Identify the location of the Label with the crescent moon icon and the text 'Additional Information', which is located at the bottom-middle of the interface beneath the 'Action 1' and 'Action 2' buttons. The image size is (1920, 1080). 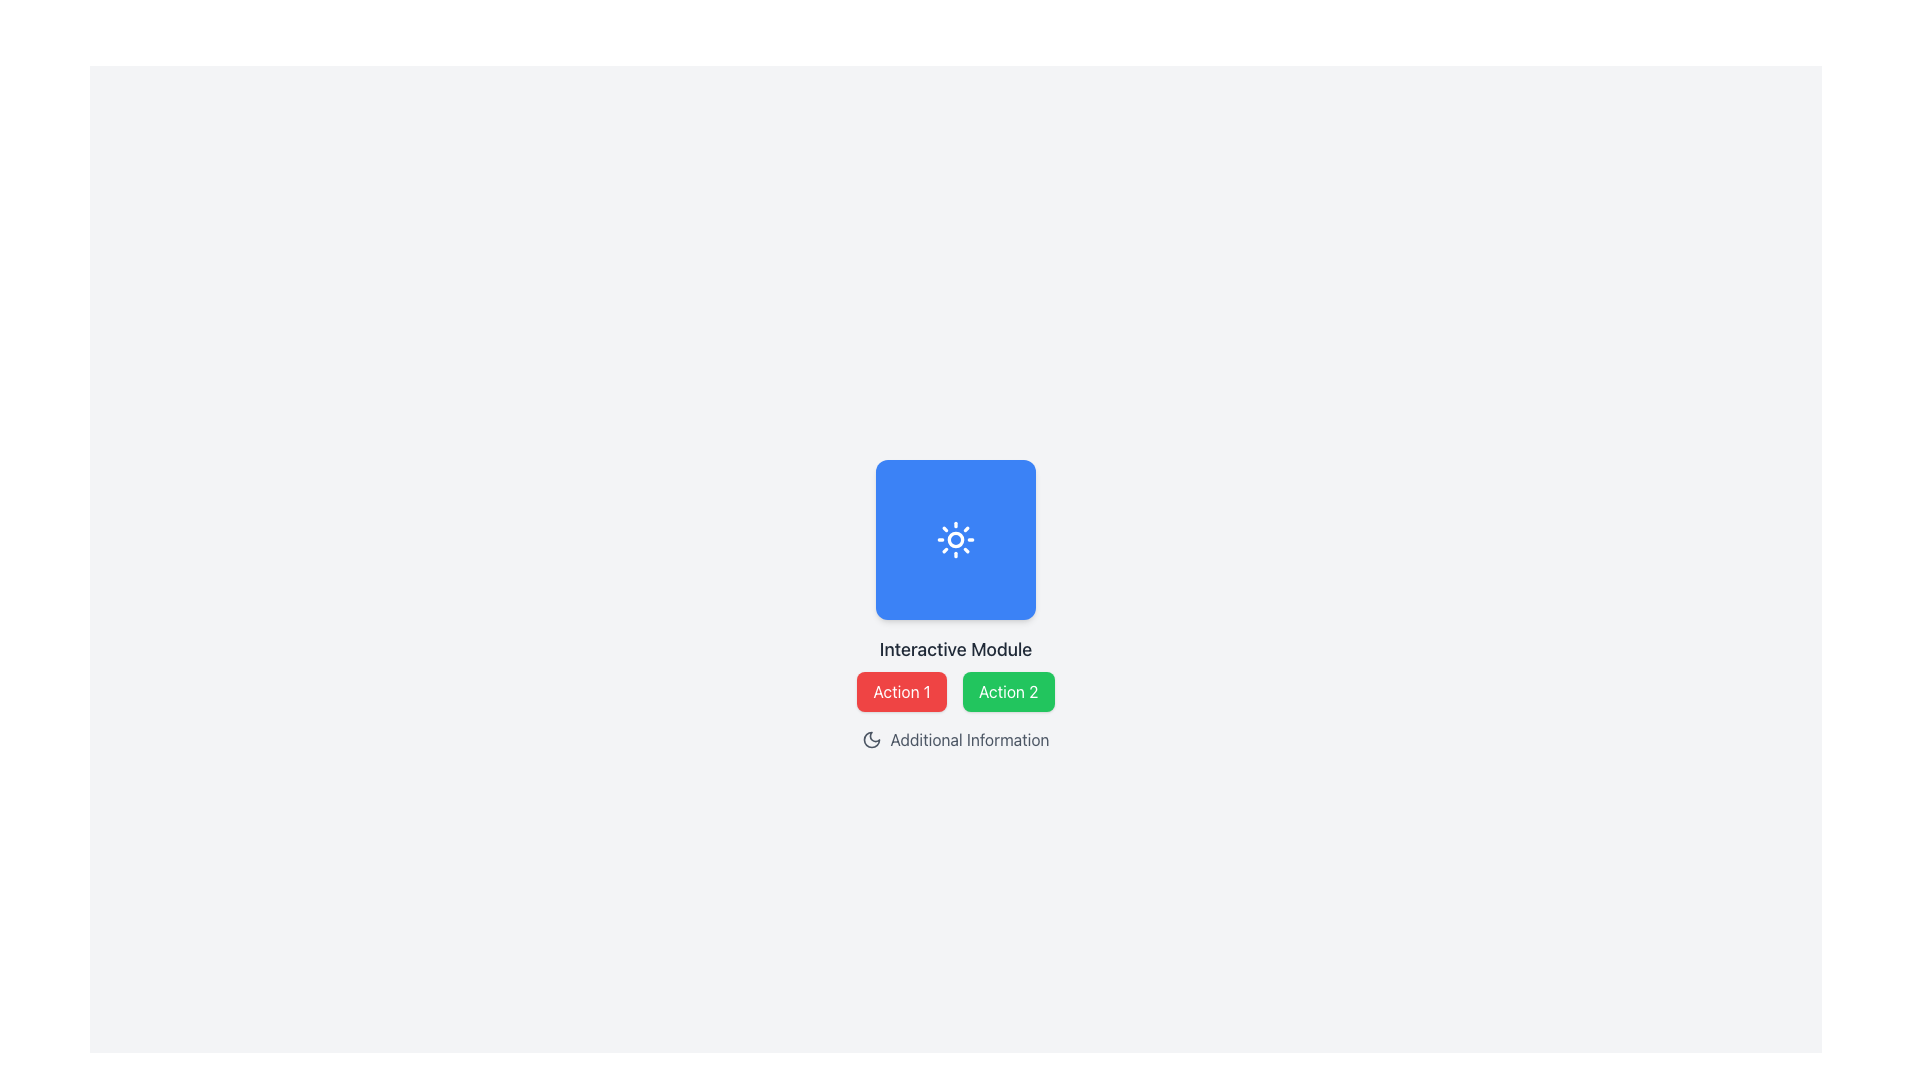
(954, 740).